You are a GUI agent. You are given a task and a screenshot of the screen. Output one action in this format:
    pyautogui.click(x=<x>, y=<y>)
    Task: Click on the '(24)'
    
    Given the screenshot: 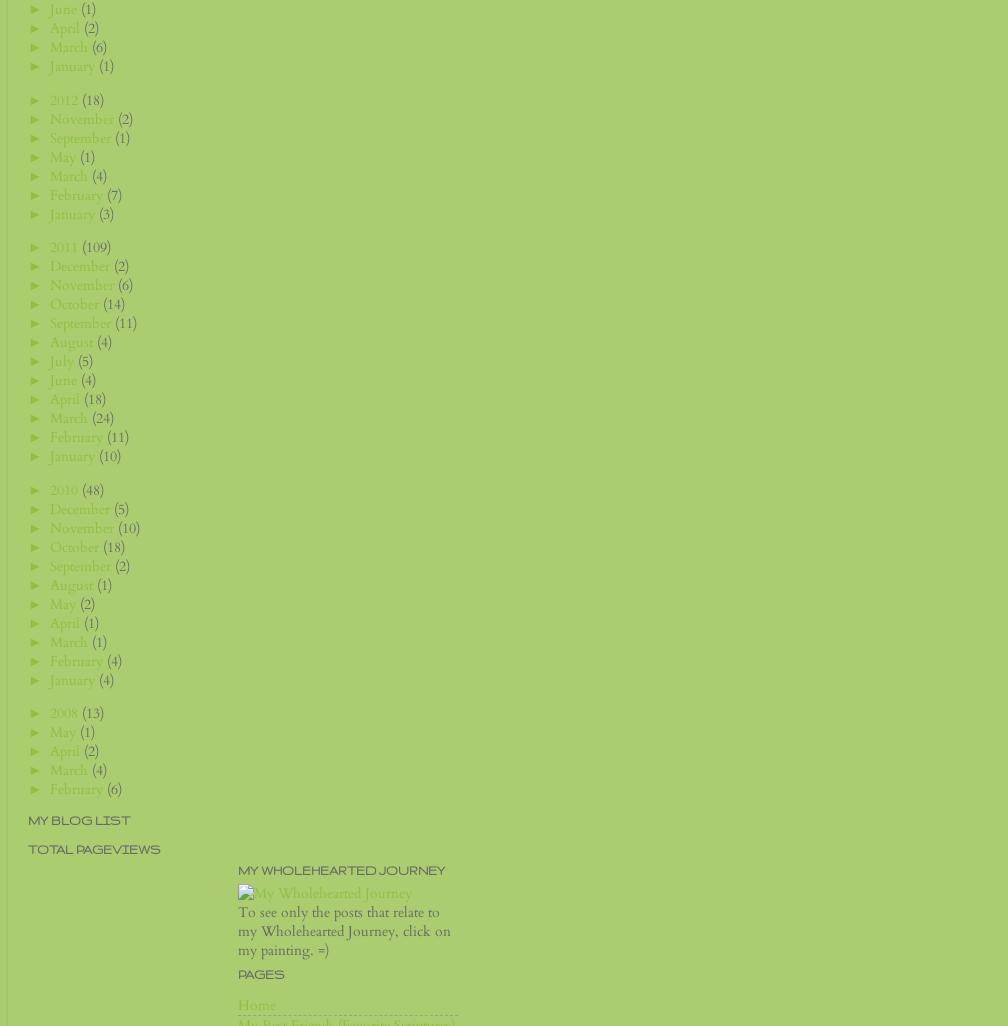 What is the action you would take?
    pyautogui.click(x=103, y=418)
    